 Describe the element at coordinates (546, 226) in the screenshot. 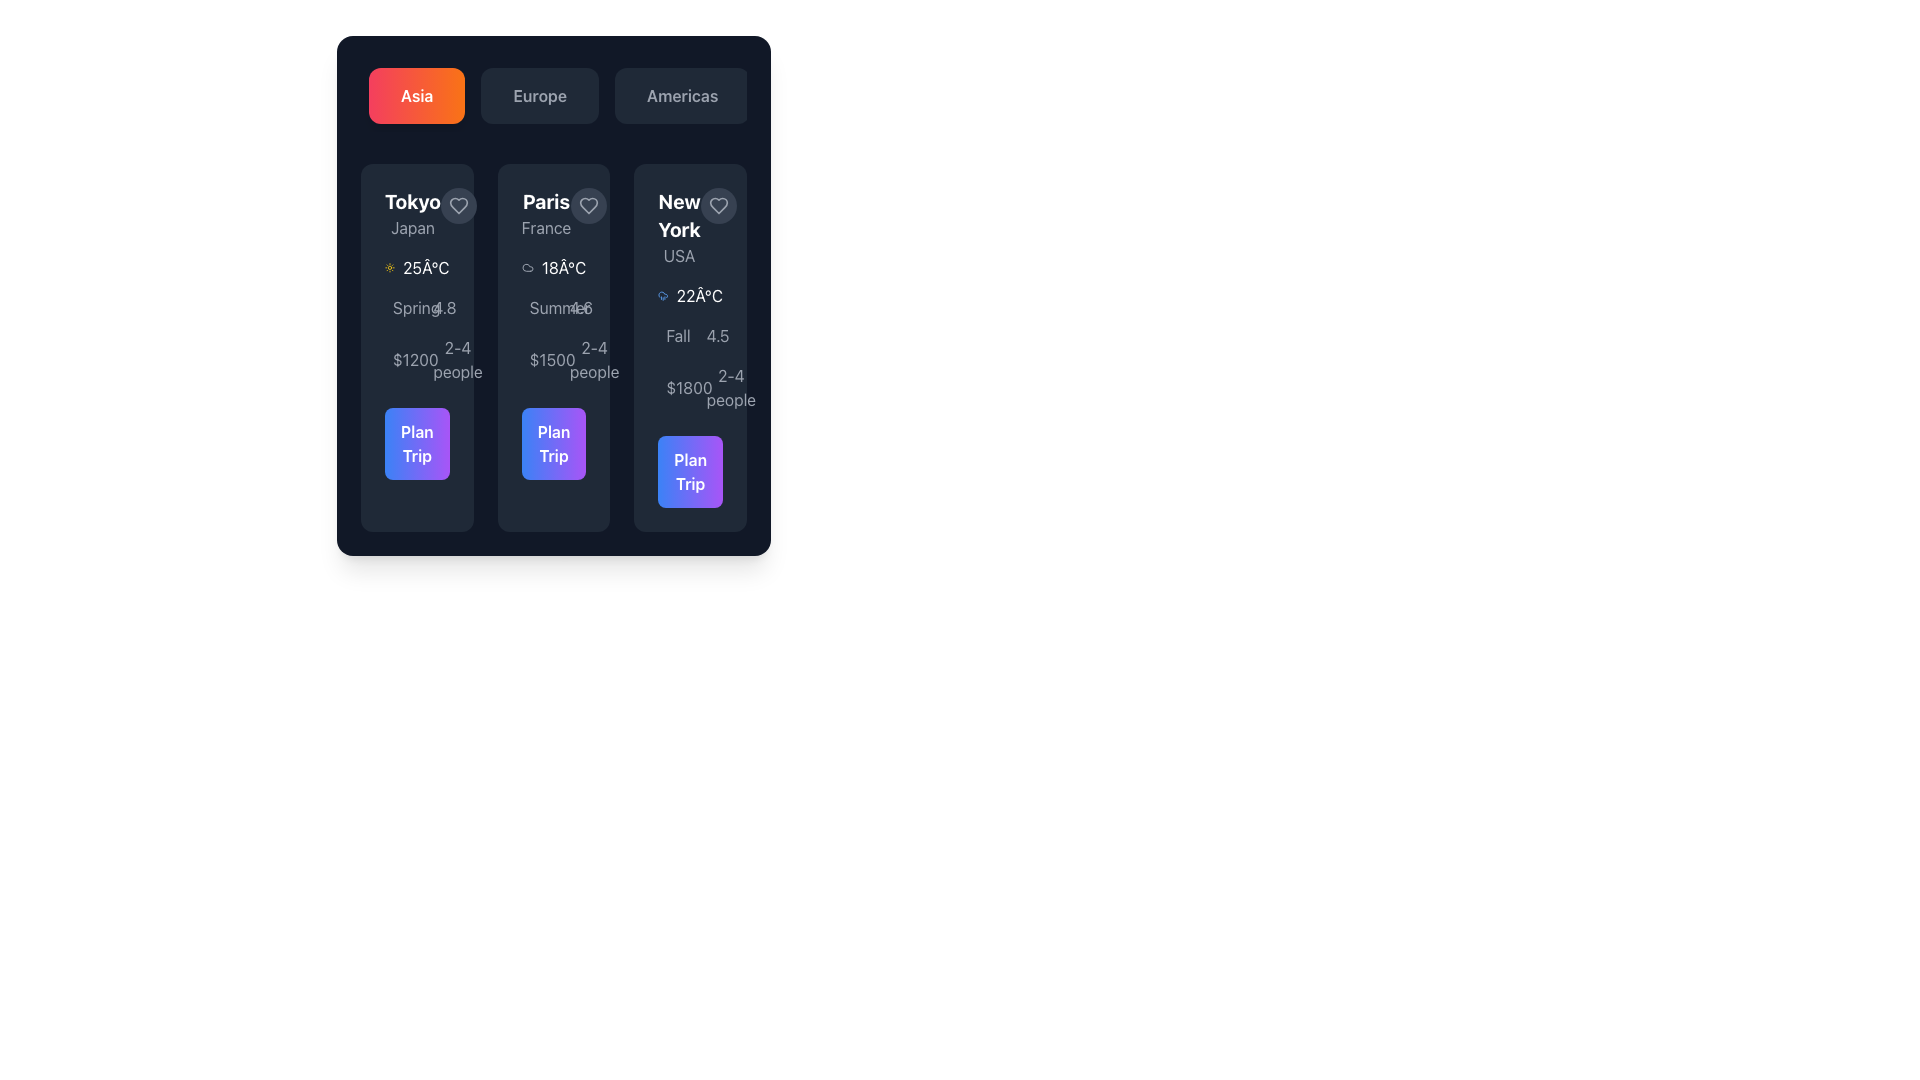

I see `the text label that reads 'France', which is styled with a light gray font and located below the 'Paris' label in a dark-themed card` at that location.